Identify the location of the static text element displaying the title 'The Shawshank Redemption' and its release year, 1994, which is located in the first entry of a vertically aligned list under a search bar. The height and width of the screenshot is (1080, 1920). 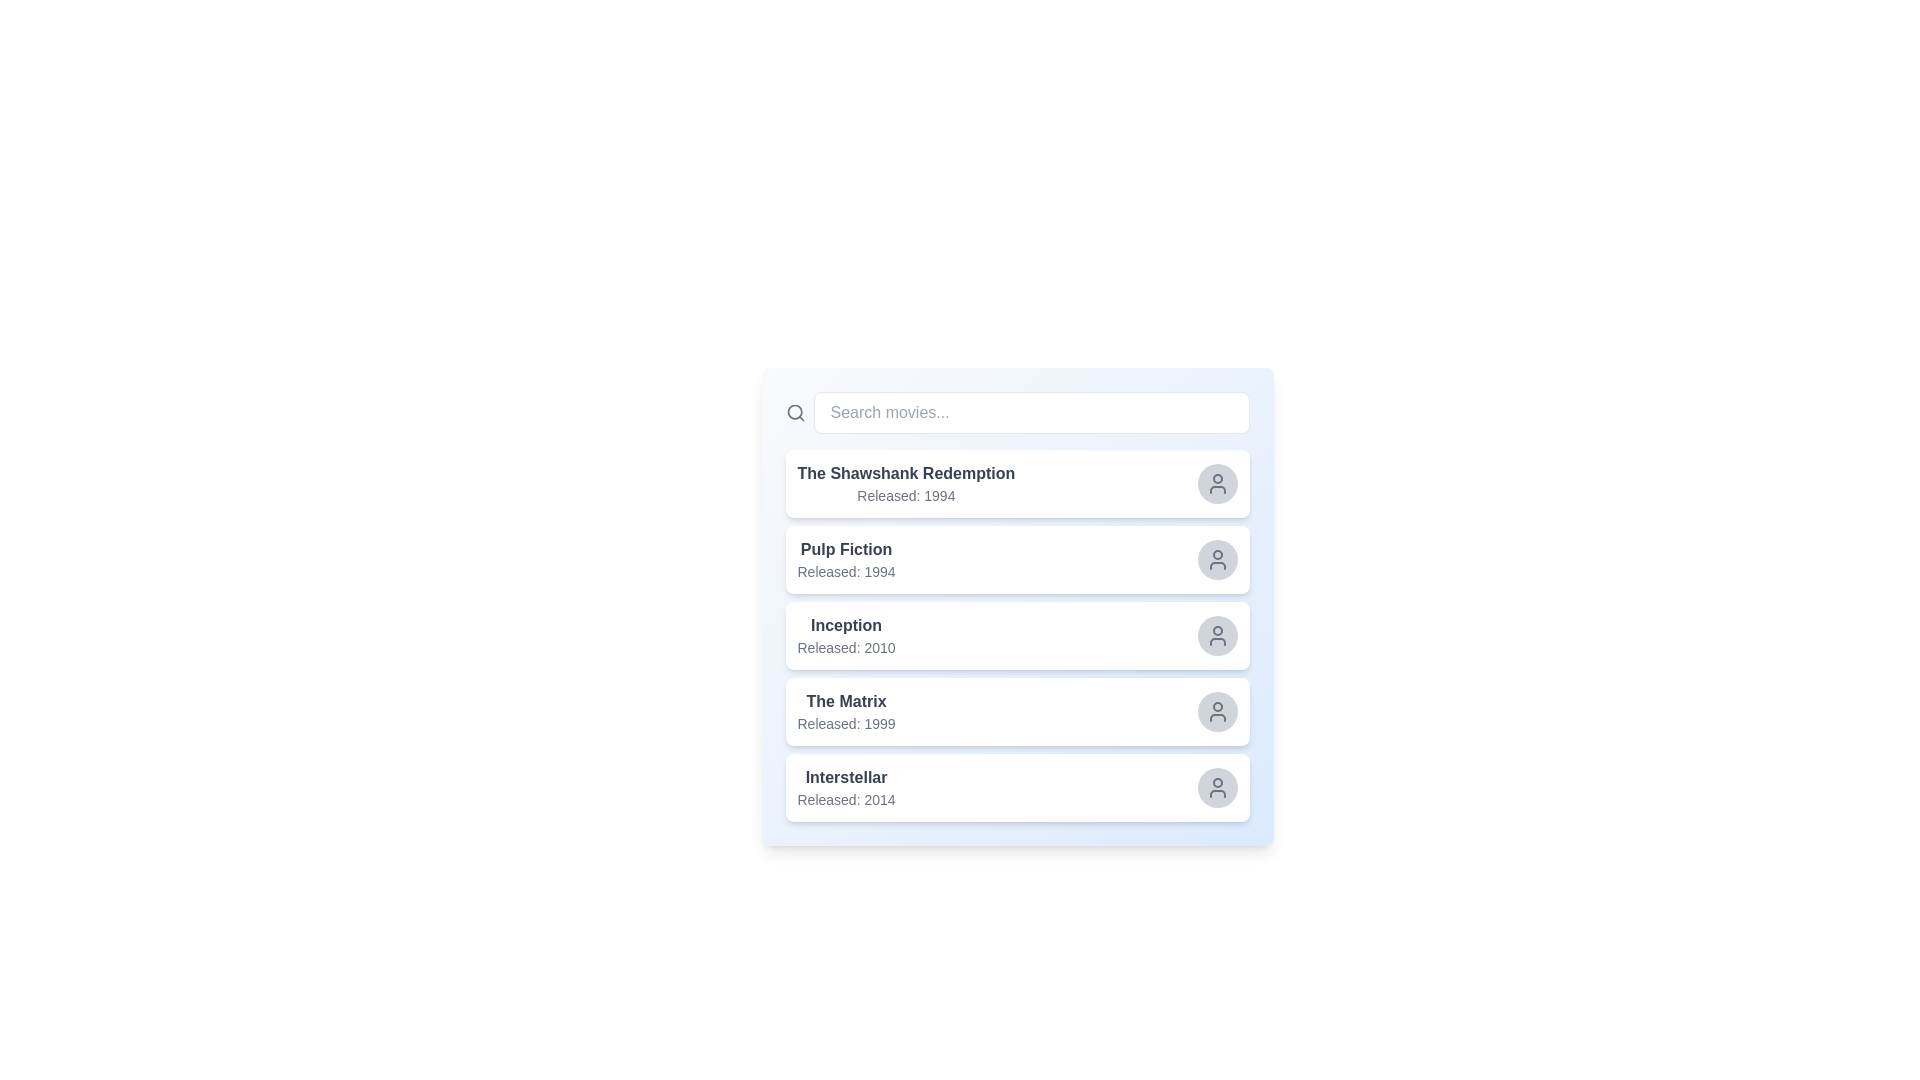
(905, 483).